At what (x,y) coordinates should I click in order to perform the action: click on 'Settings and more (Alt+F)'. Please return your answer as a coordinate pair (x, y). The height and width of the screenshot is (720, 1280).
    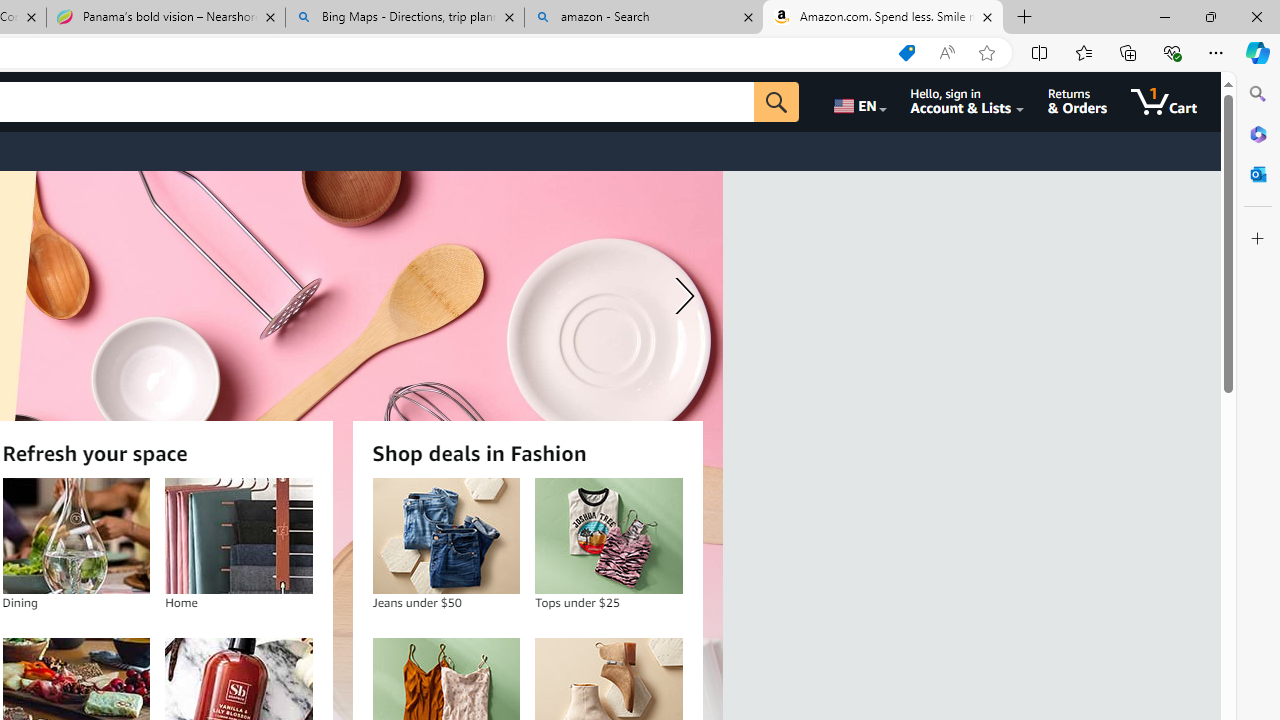
    Looking at the image, I should click on (1215, 51).